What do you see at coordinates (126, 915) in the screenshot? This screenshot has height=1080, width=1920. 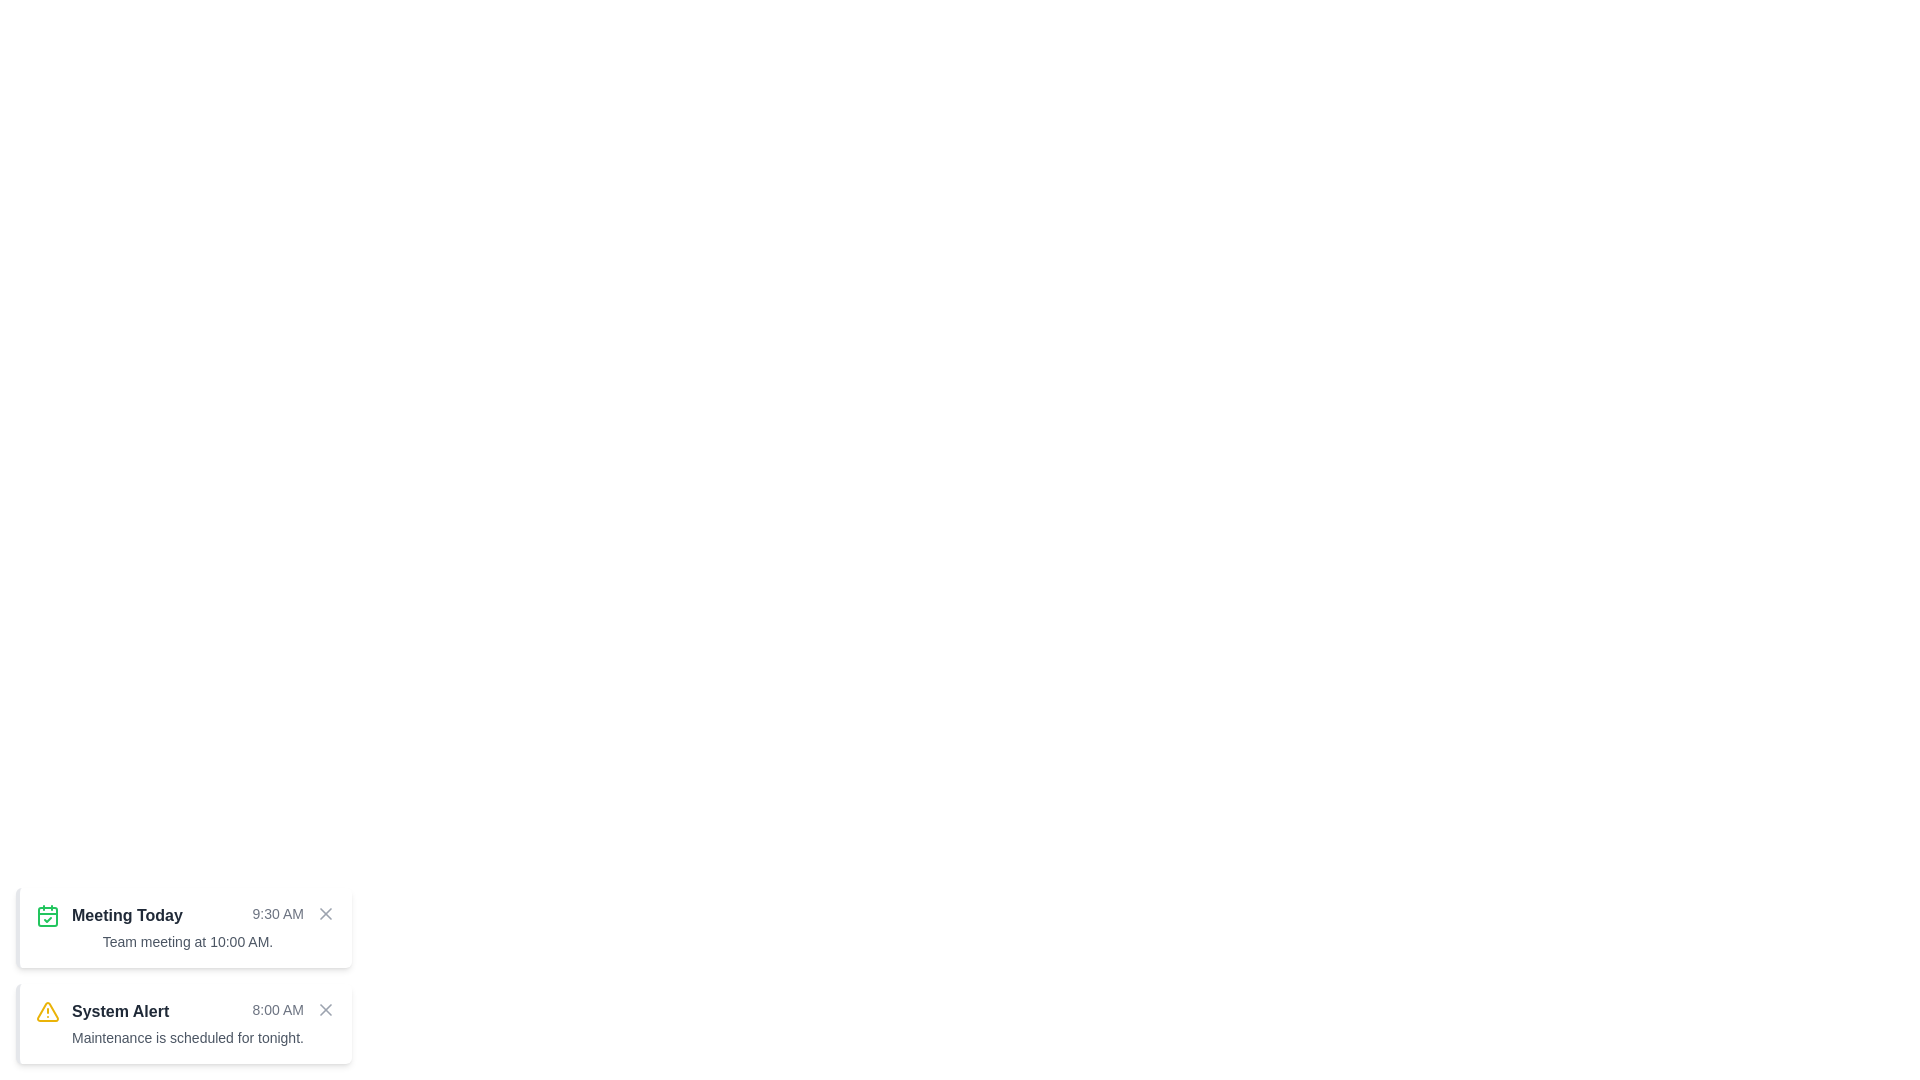 I see `the text element displaying 'Meeting Today' in bold dark gray font within the notification card` at bounding box center [126, 915].